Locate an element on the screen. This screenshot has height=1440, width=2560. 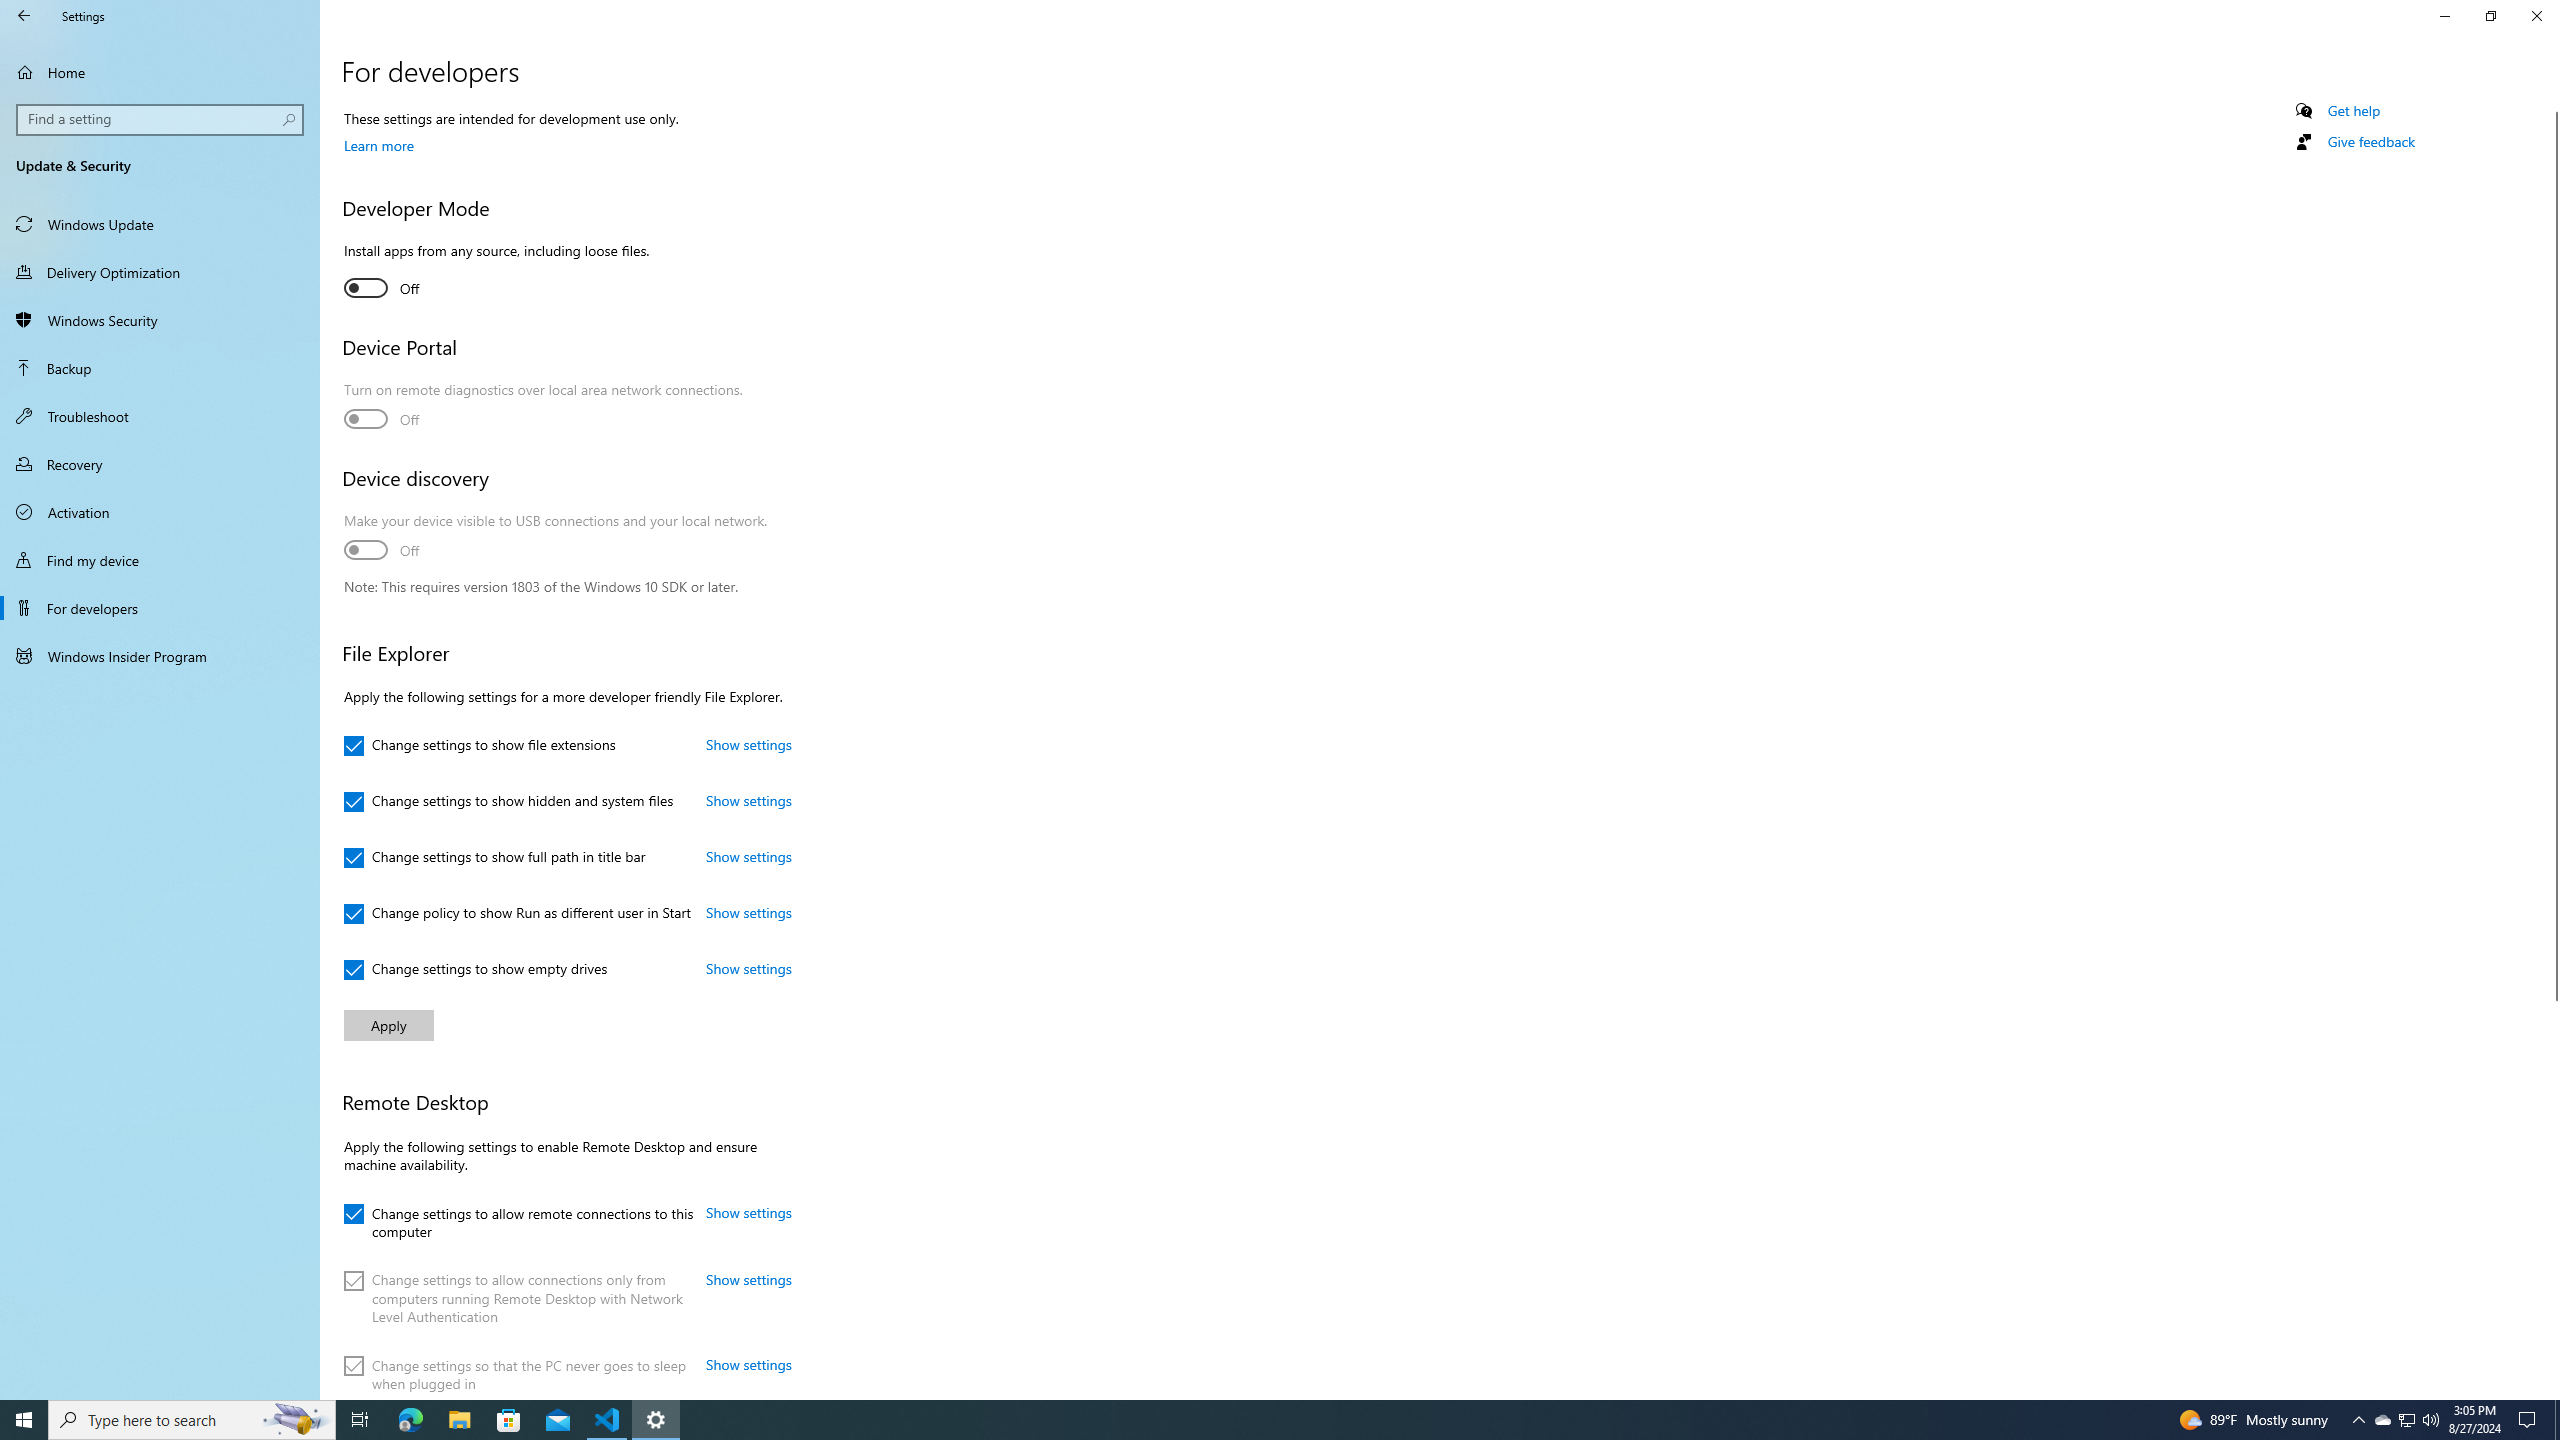
'Vertical Large Increase' is located at coordinates (2551, 1191).